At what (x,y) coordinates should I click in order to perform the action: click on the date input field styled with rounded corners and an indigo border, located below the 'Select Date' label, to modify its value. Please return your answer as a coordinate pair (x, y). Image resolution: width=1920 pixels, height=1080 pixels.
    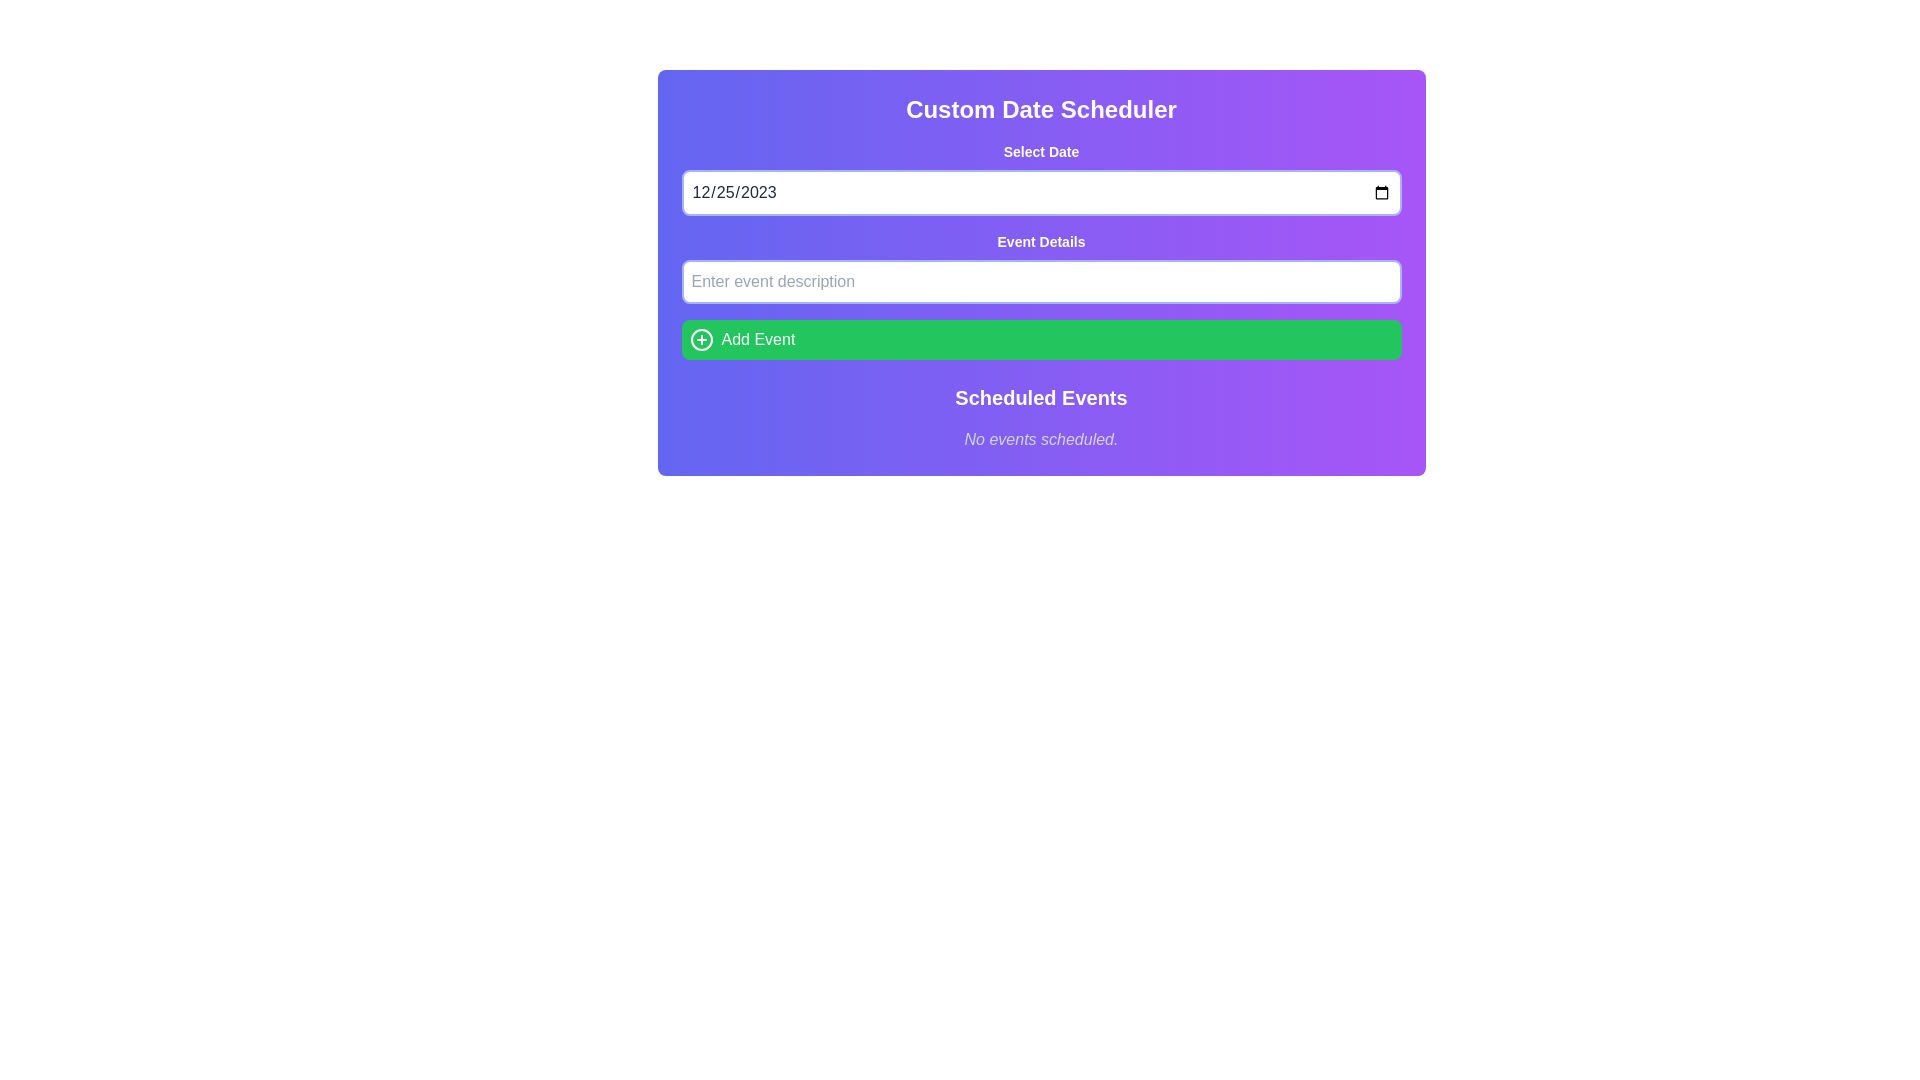
    Looking at the image, I should click on (1040, 192).